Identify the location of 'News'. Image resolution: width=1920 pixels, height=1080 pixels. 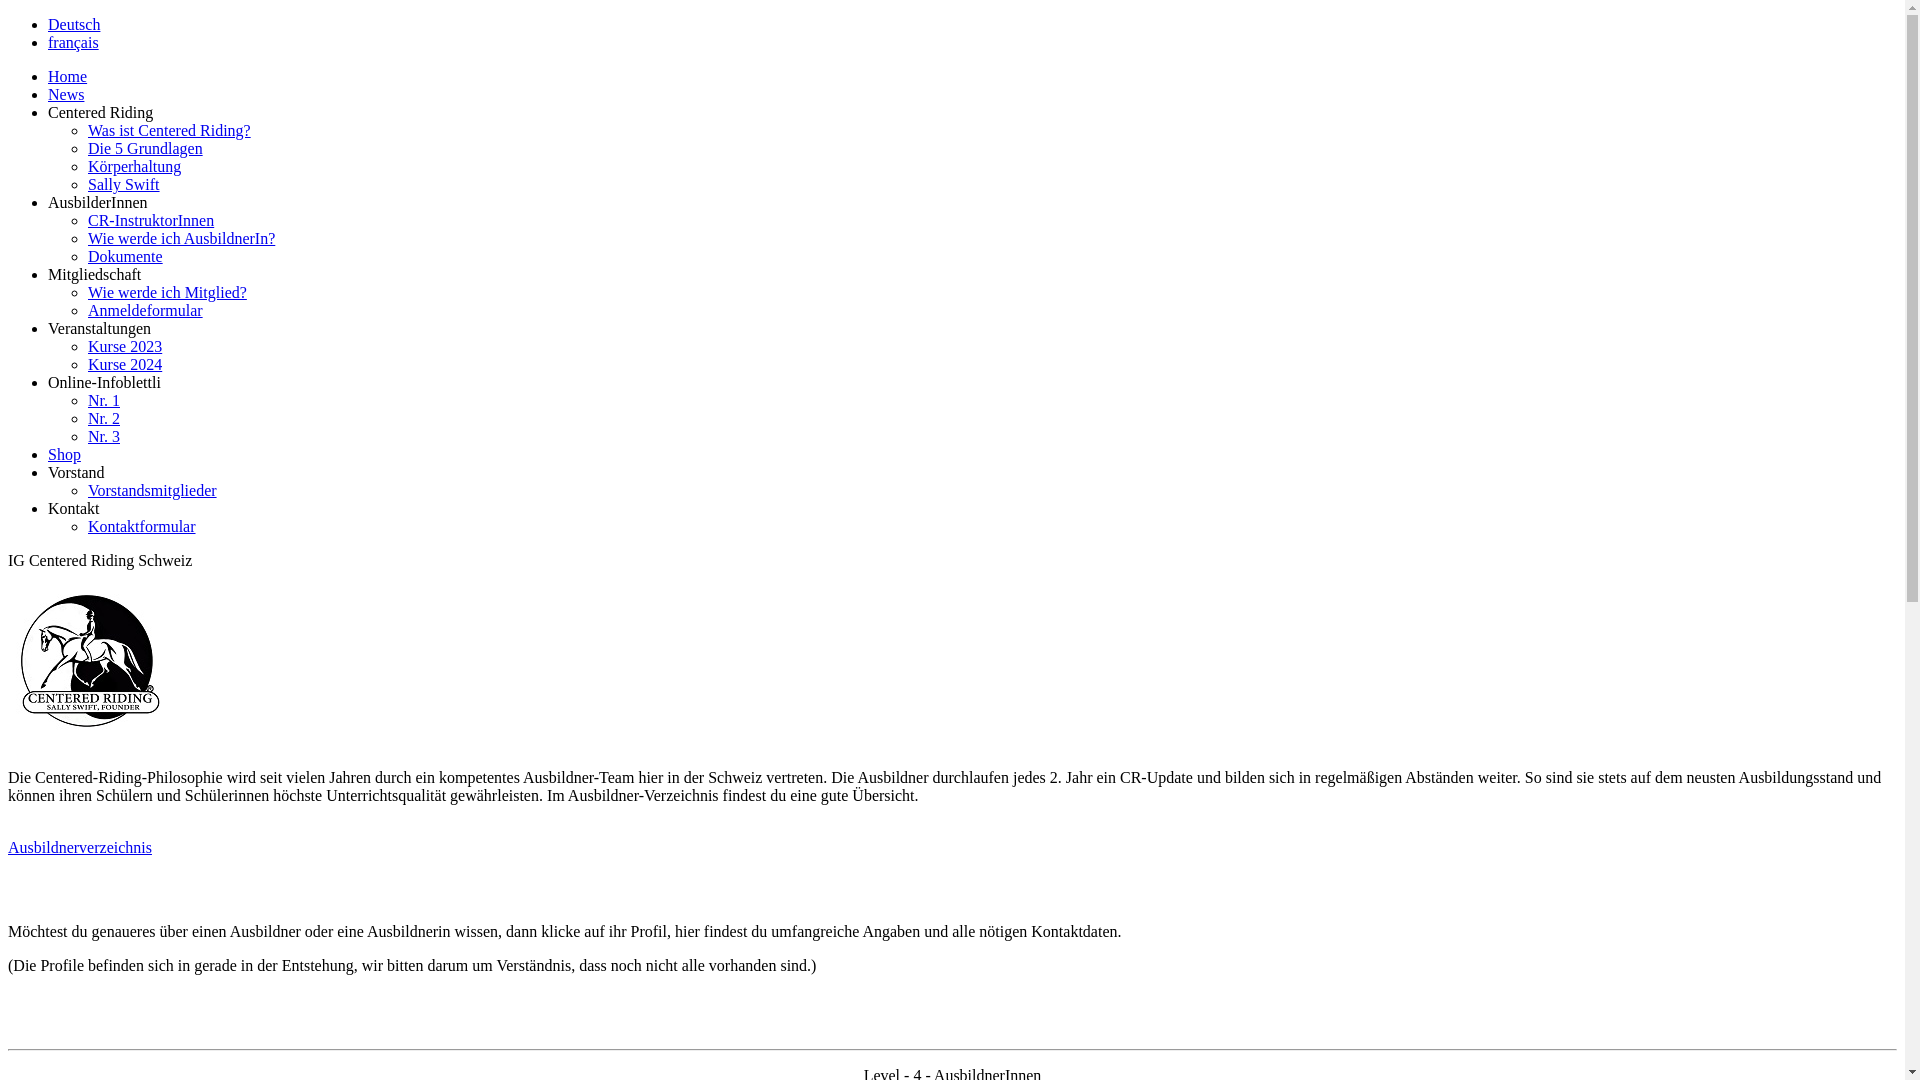
(48, 94).